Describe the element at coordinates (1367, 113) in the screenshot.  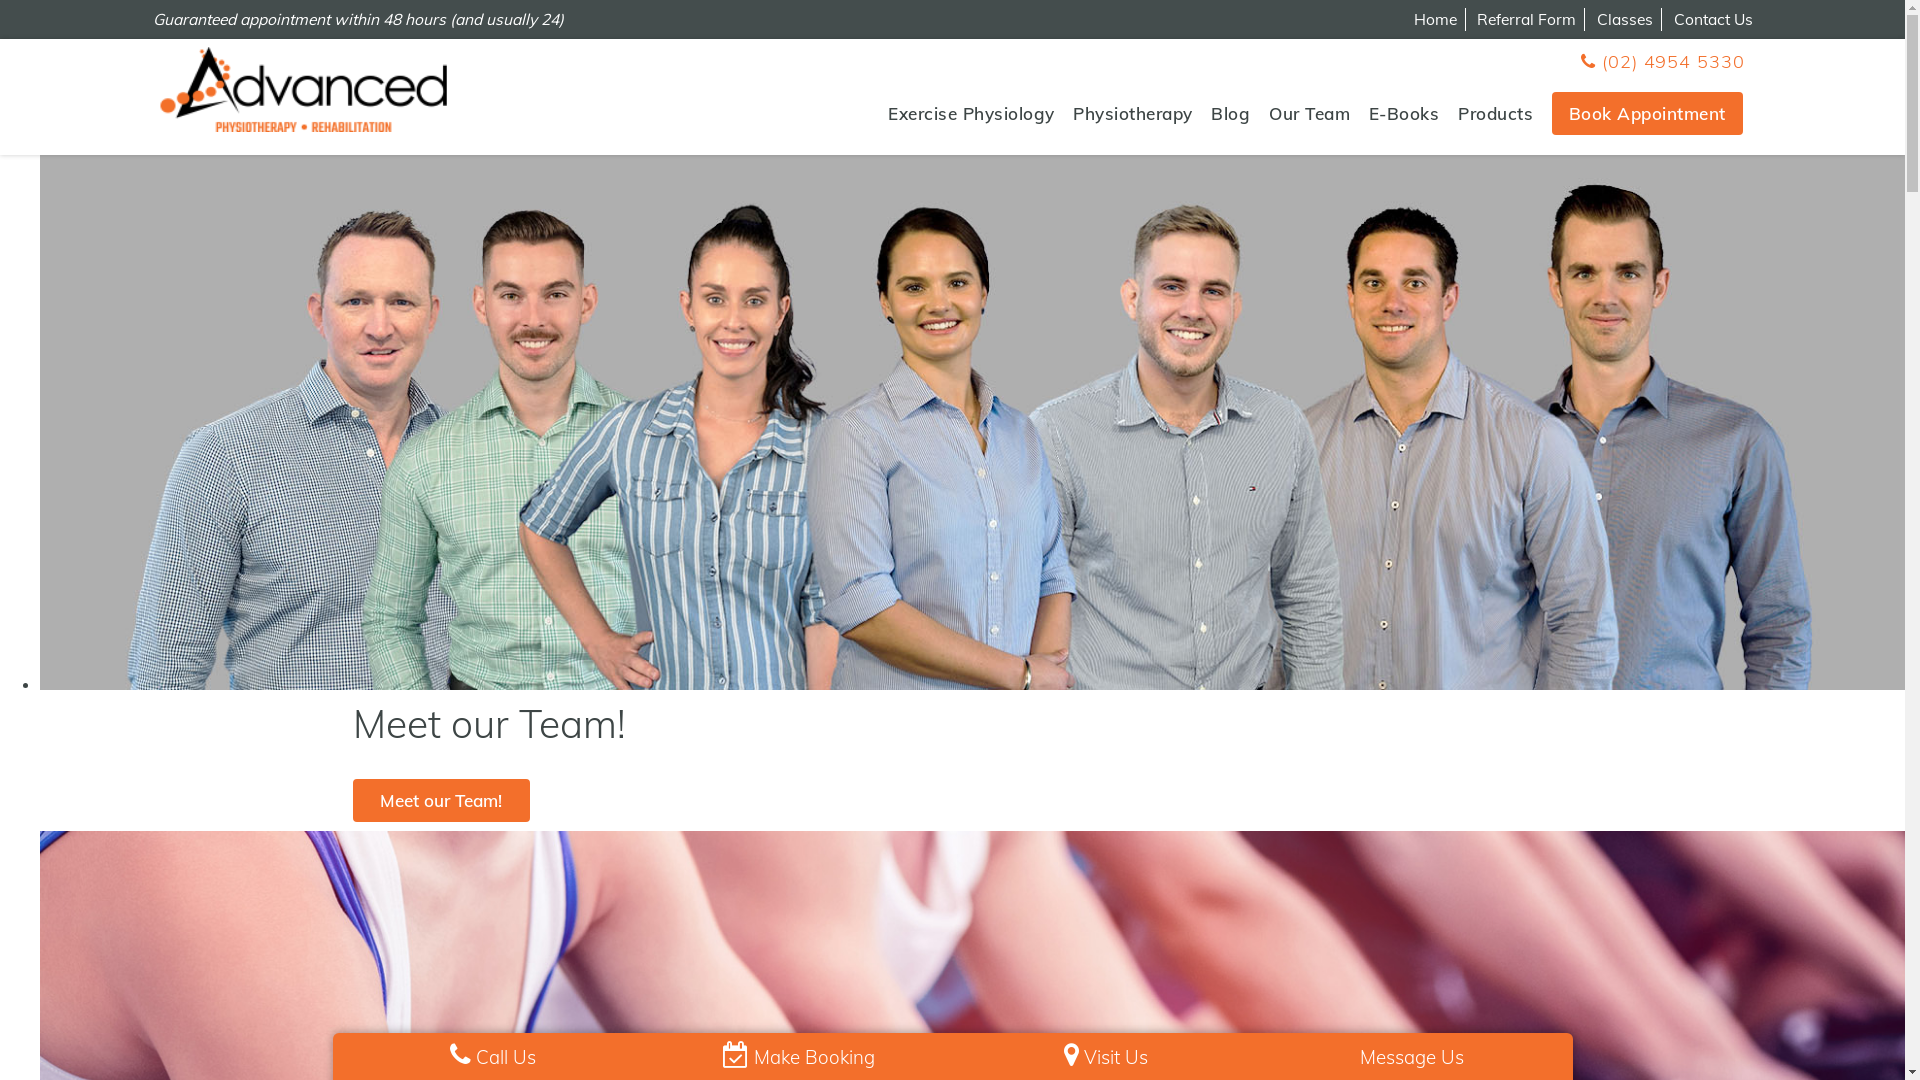
I see `'E-Books'` at that location.